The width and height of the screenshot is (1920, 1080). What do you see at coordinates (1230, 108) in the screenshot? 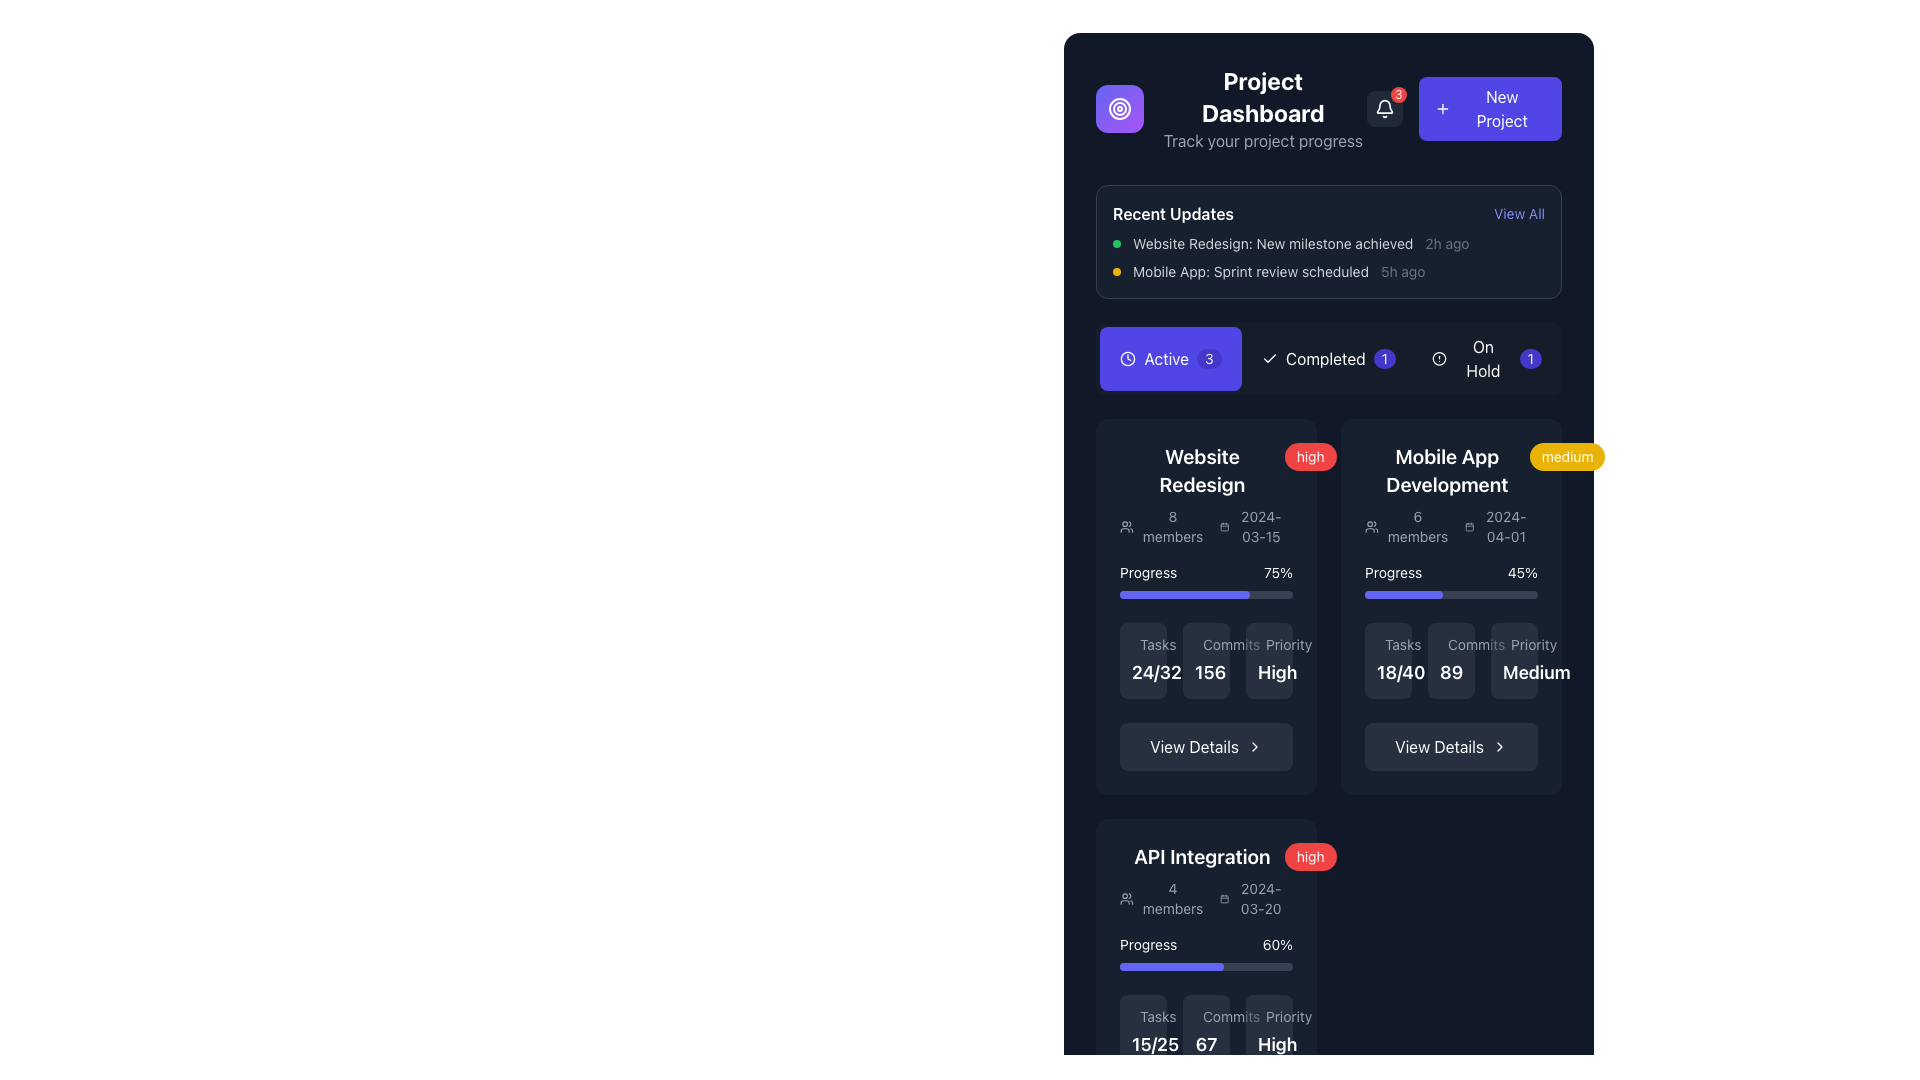
I see `the 'Project Dashboard' heading, which features a bold title and a subtitle in gray, along with a decorative icon on its left side` at bounding box center [1230, 108].